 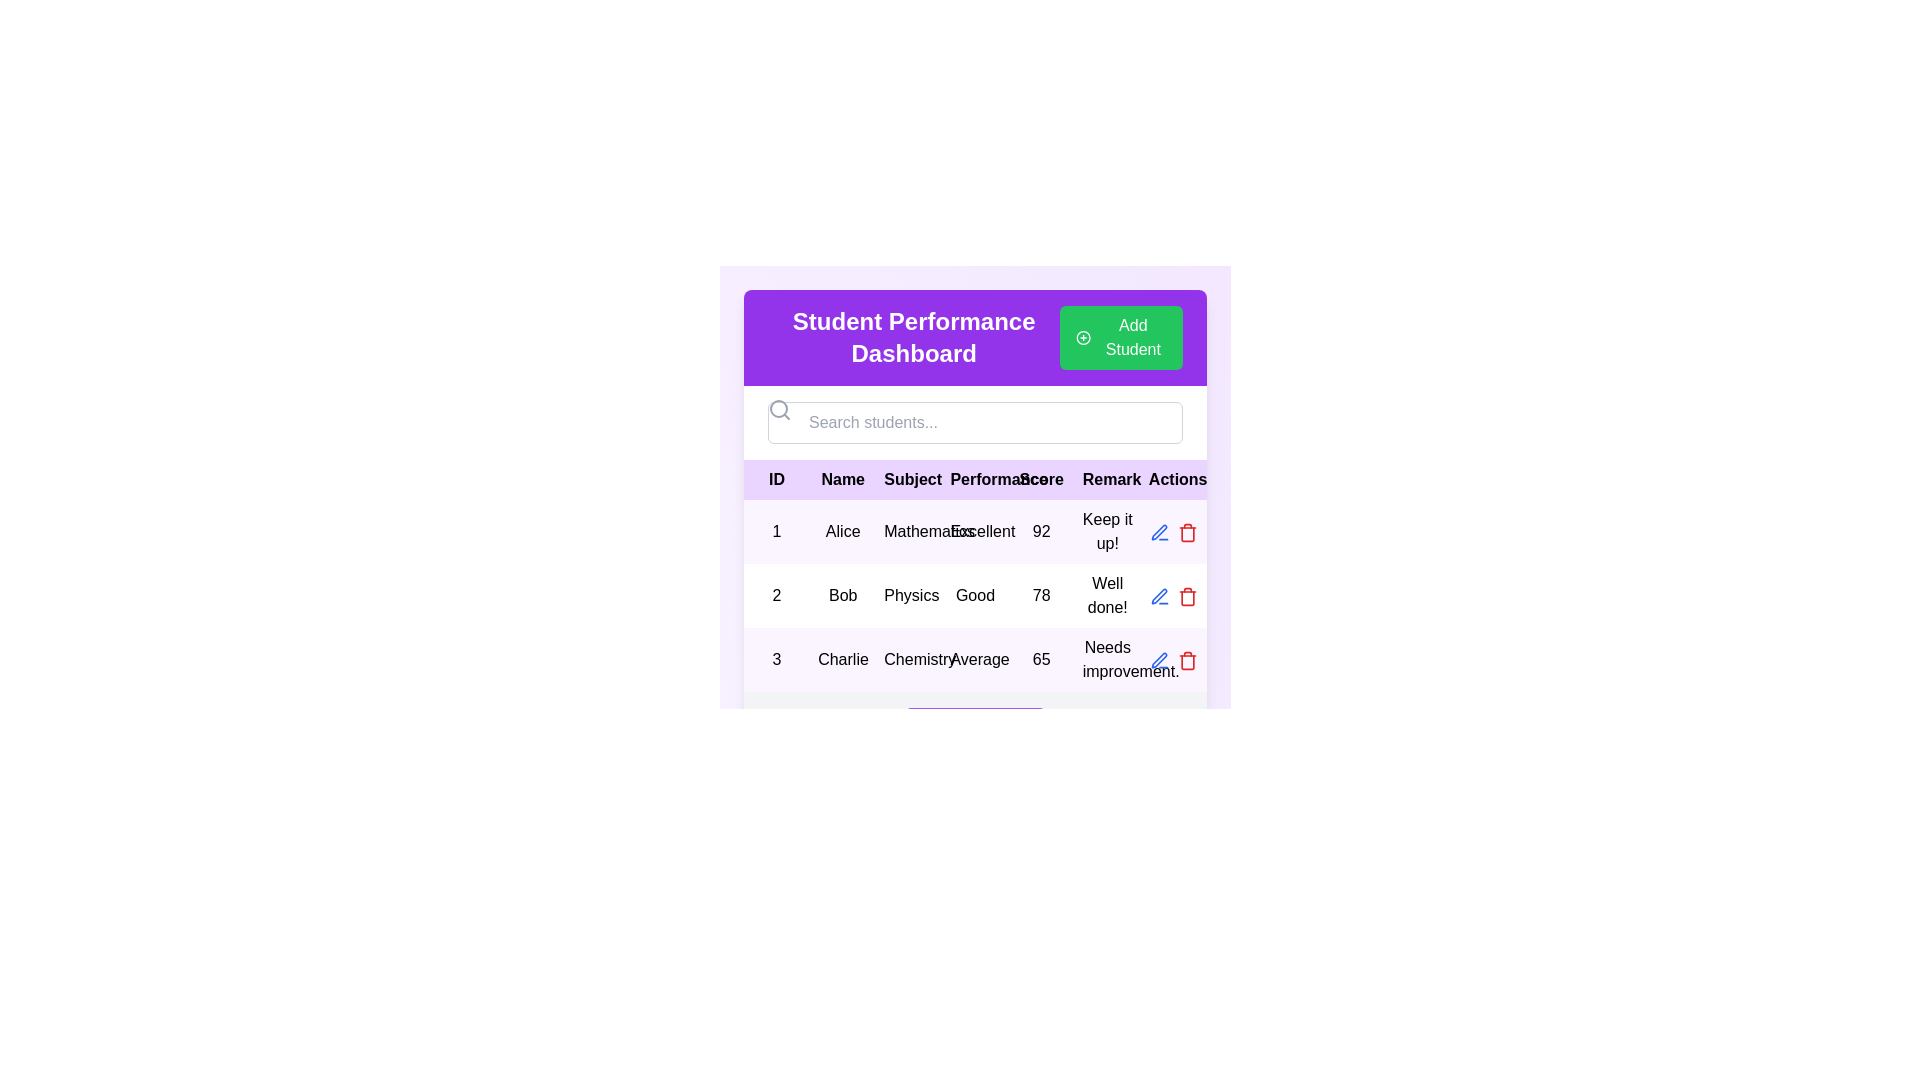 I want to click on the trash icon in the Actions column of the table for the student named 'Charlie', so click(x=1187, y=662).